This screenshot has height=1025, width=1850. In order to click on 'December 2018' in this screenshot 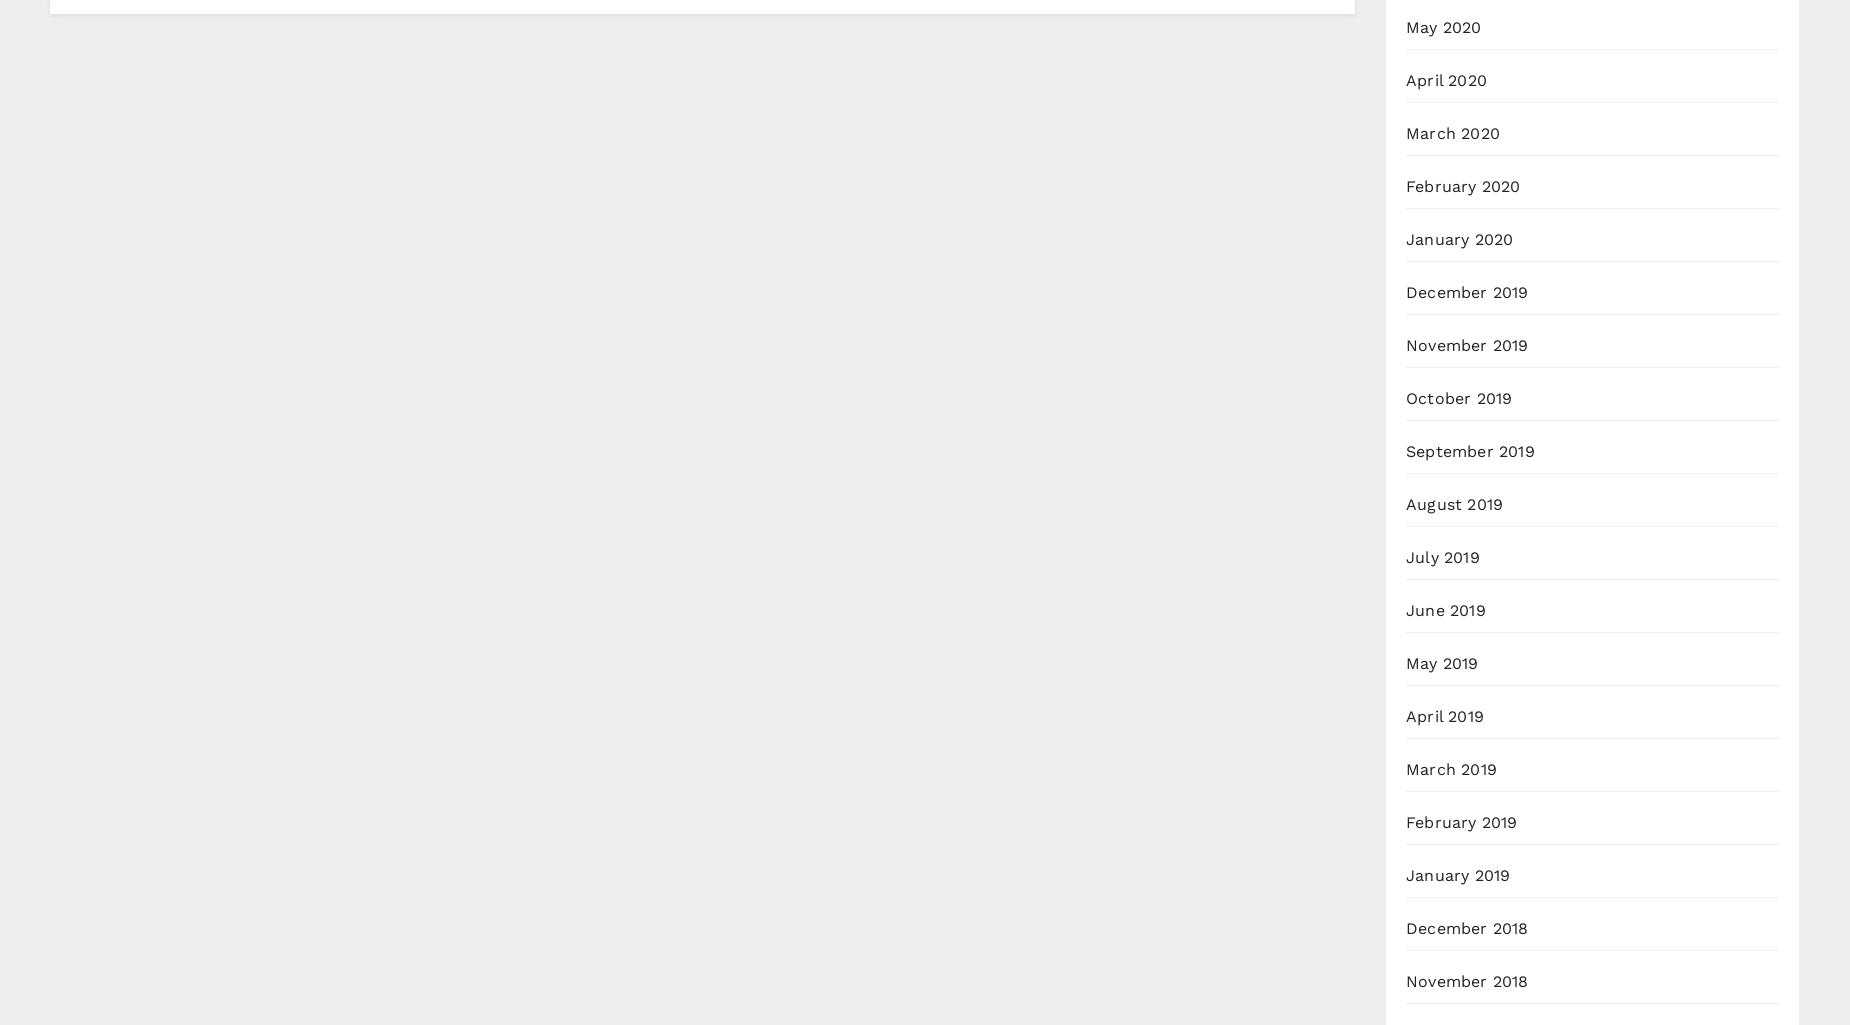, I will do `click(1467, 927)`.